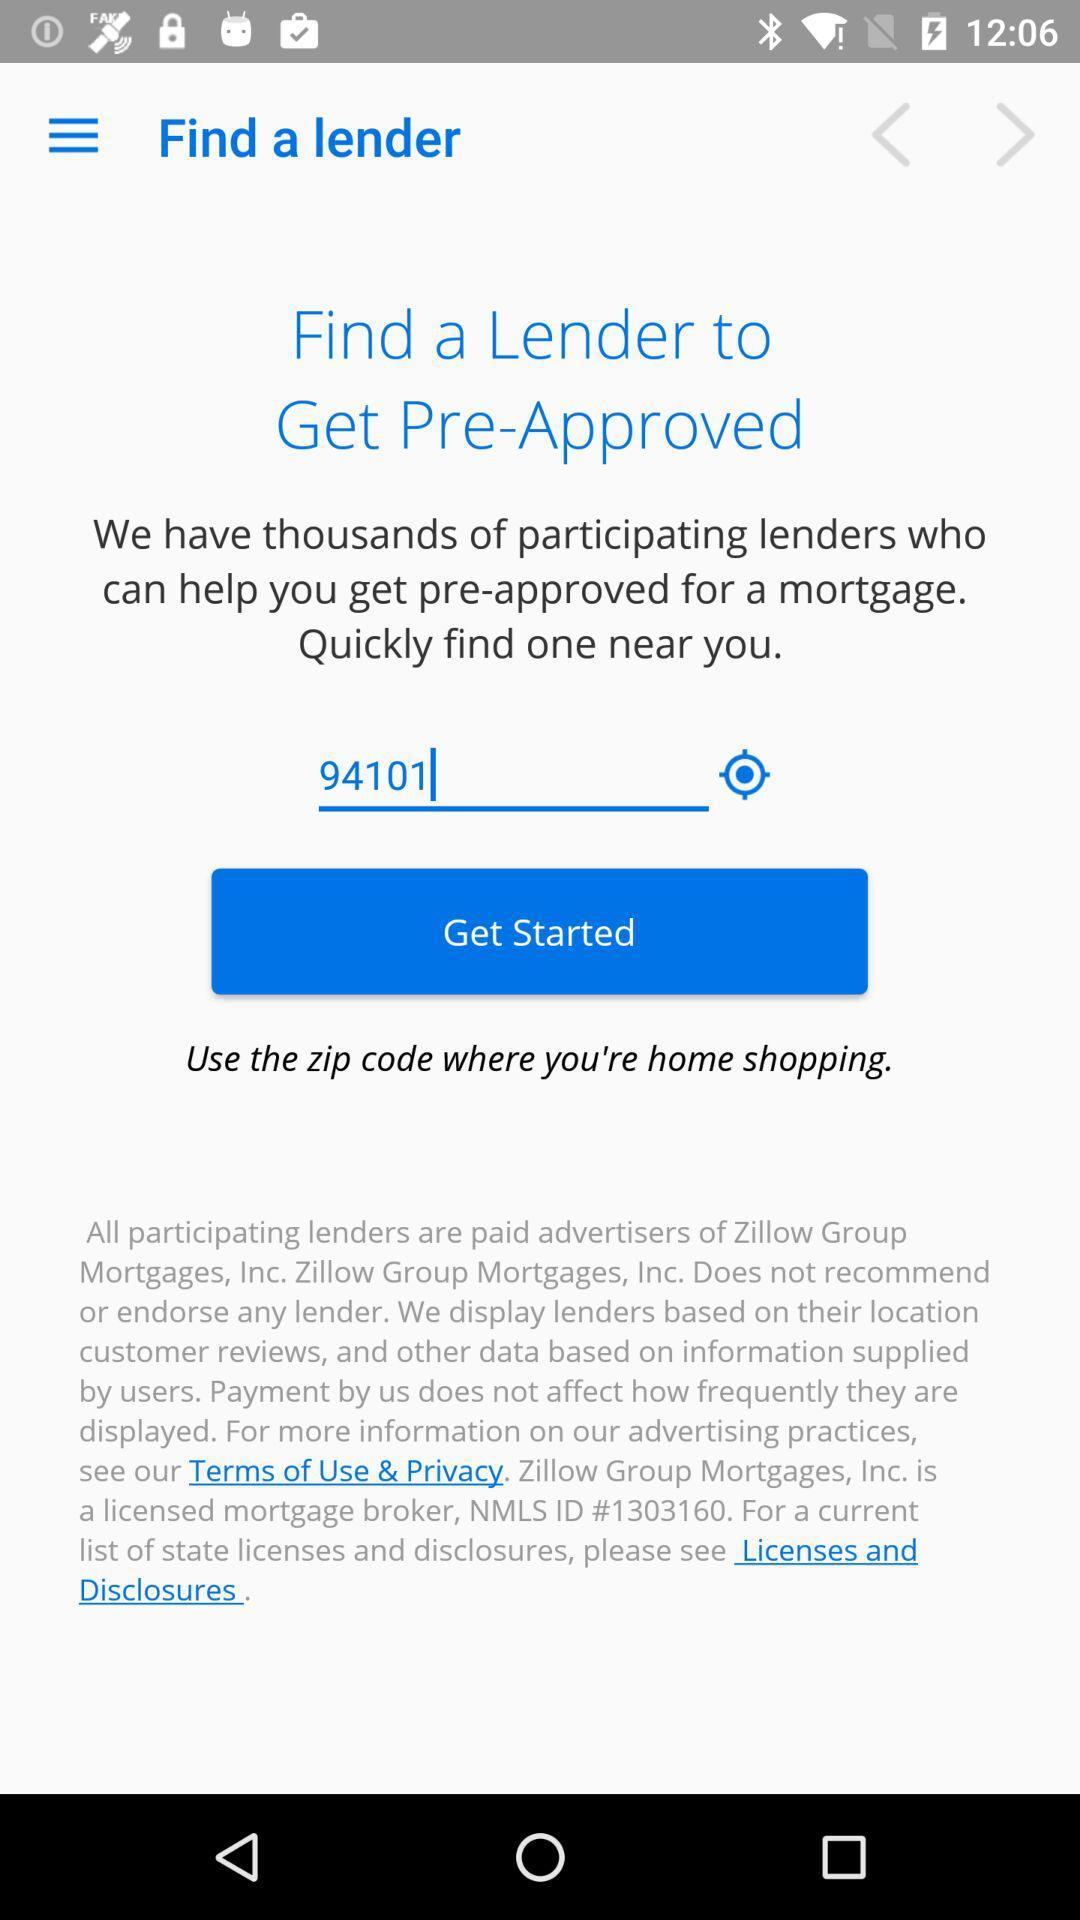  Describe the element at coordinates (512, 774) in the screenshot. I see `icon above get started icon` at that location.